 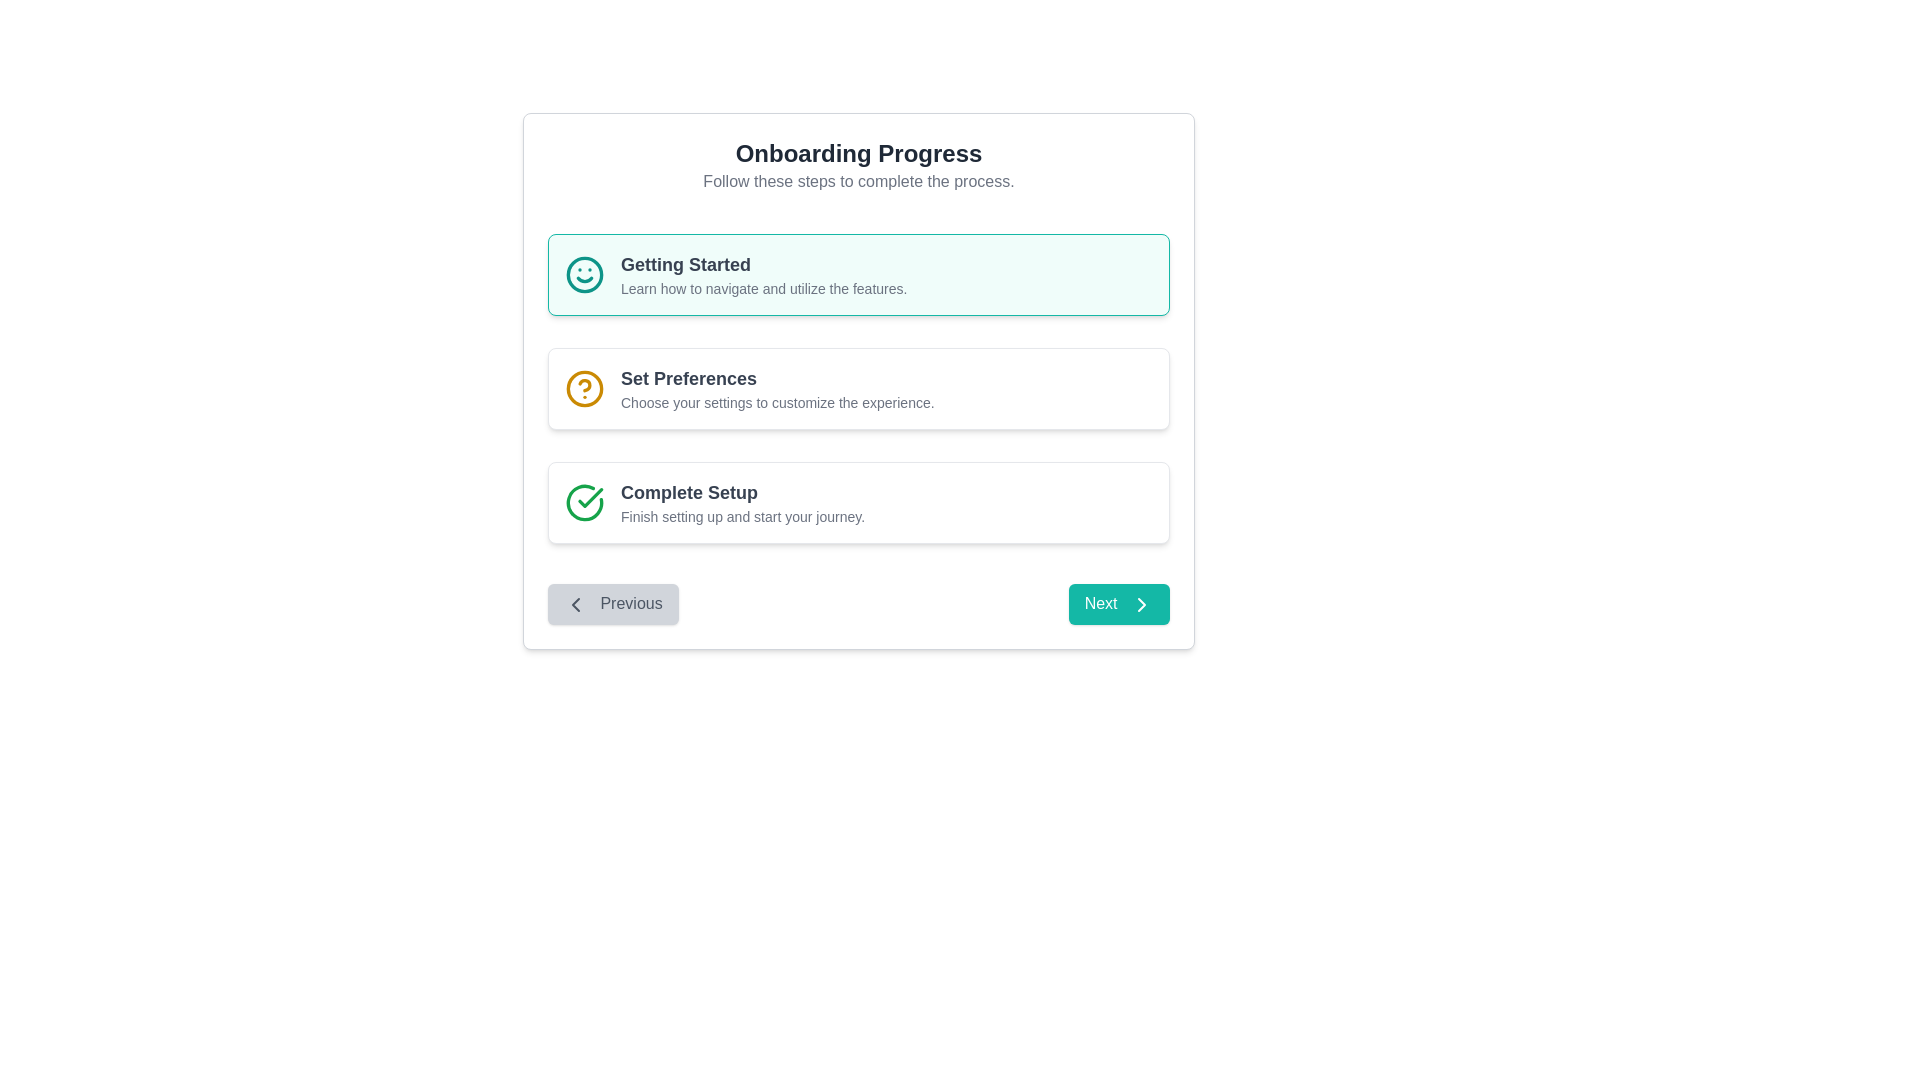 What do you see at coordinates (575, 603) in the screenshot?
I see `the Icon located to the left of the 'Previous' text` at bounding box center [575, 603].